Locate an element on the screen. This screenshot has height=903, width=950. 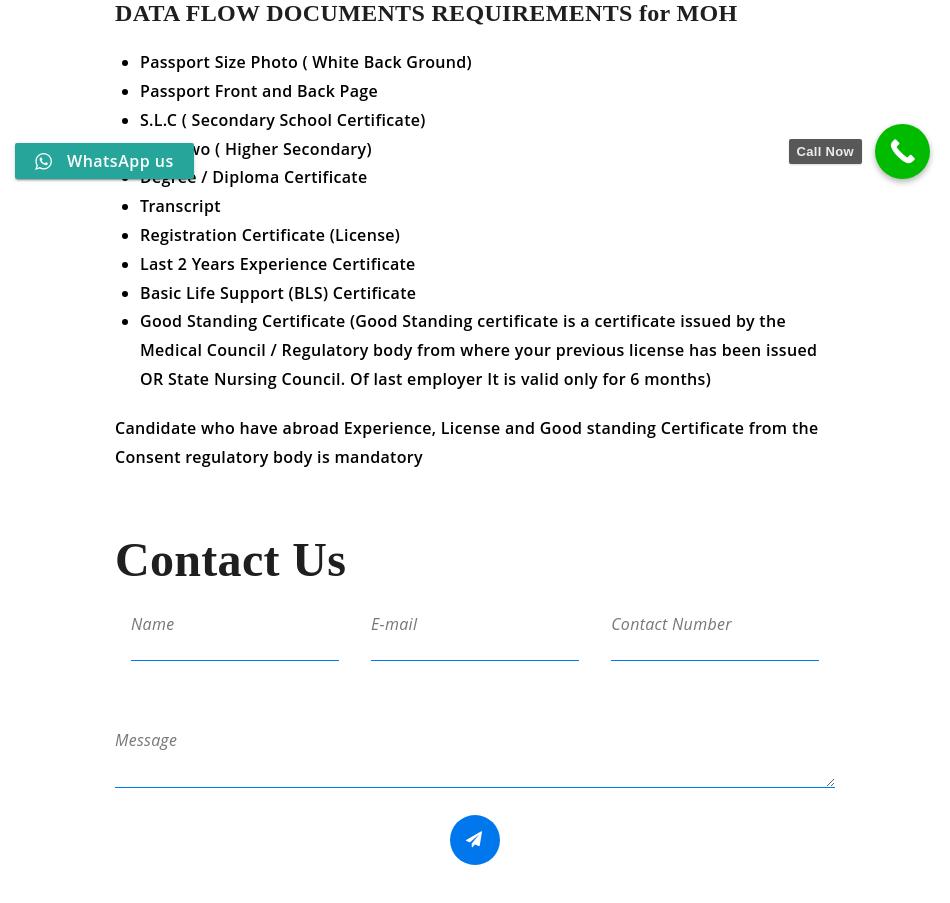
'Candidate who have abroad Experience, License and Good standing Certificate from the Consent regulatory body is mandatory' is located at coordinates (465, 454).